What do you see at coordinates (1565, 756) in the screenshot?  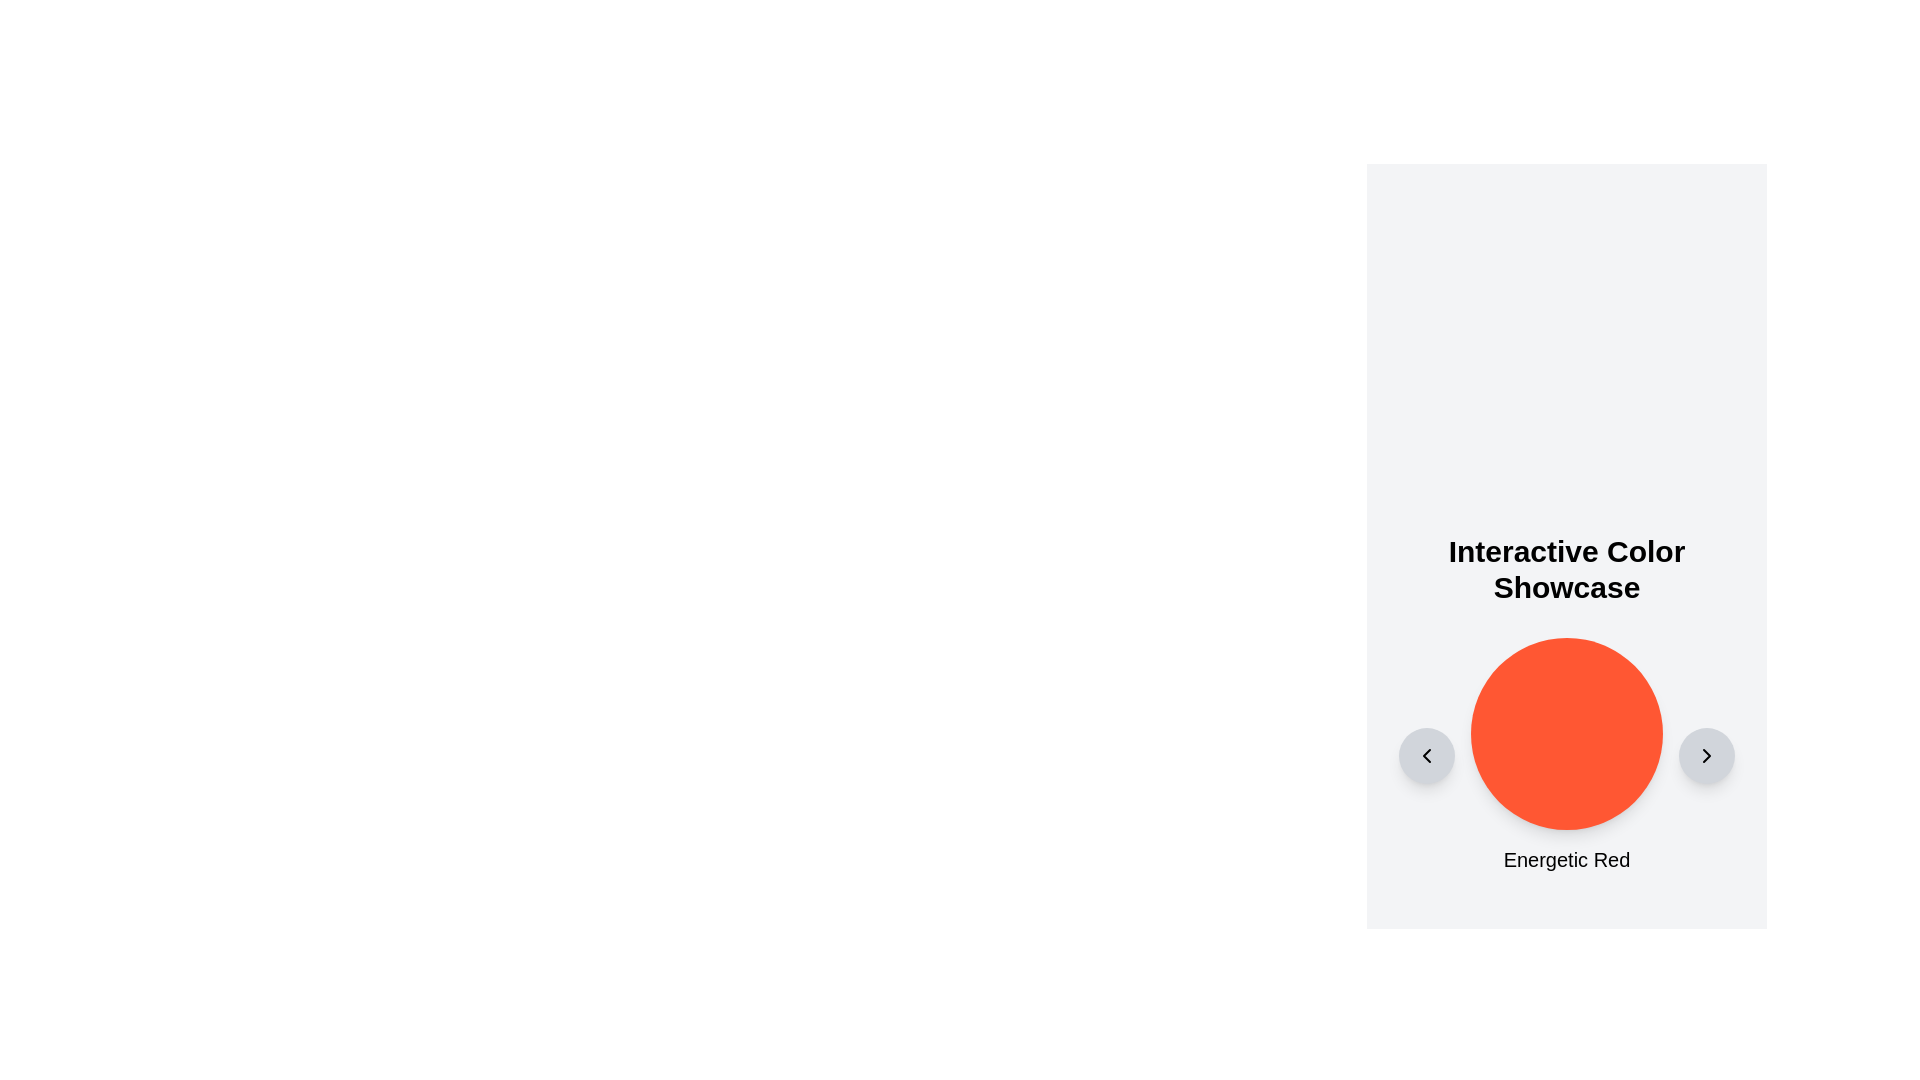 I see `the vibrant red circular component labeled 'Energetic Red'` at bounding box center [1565, 756].